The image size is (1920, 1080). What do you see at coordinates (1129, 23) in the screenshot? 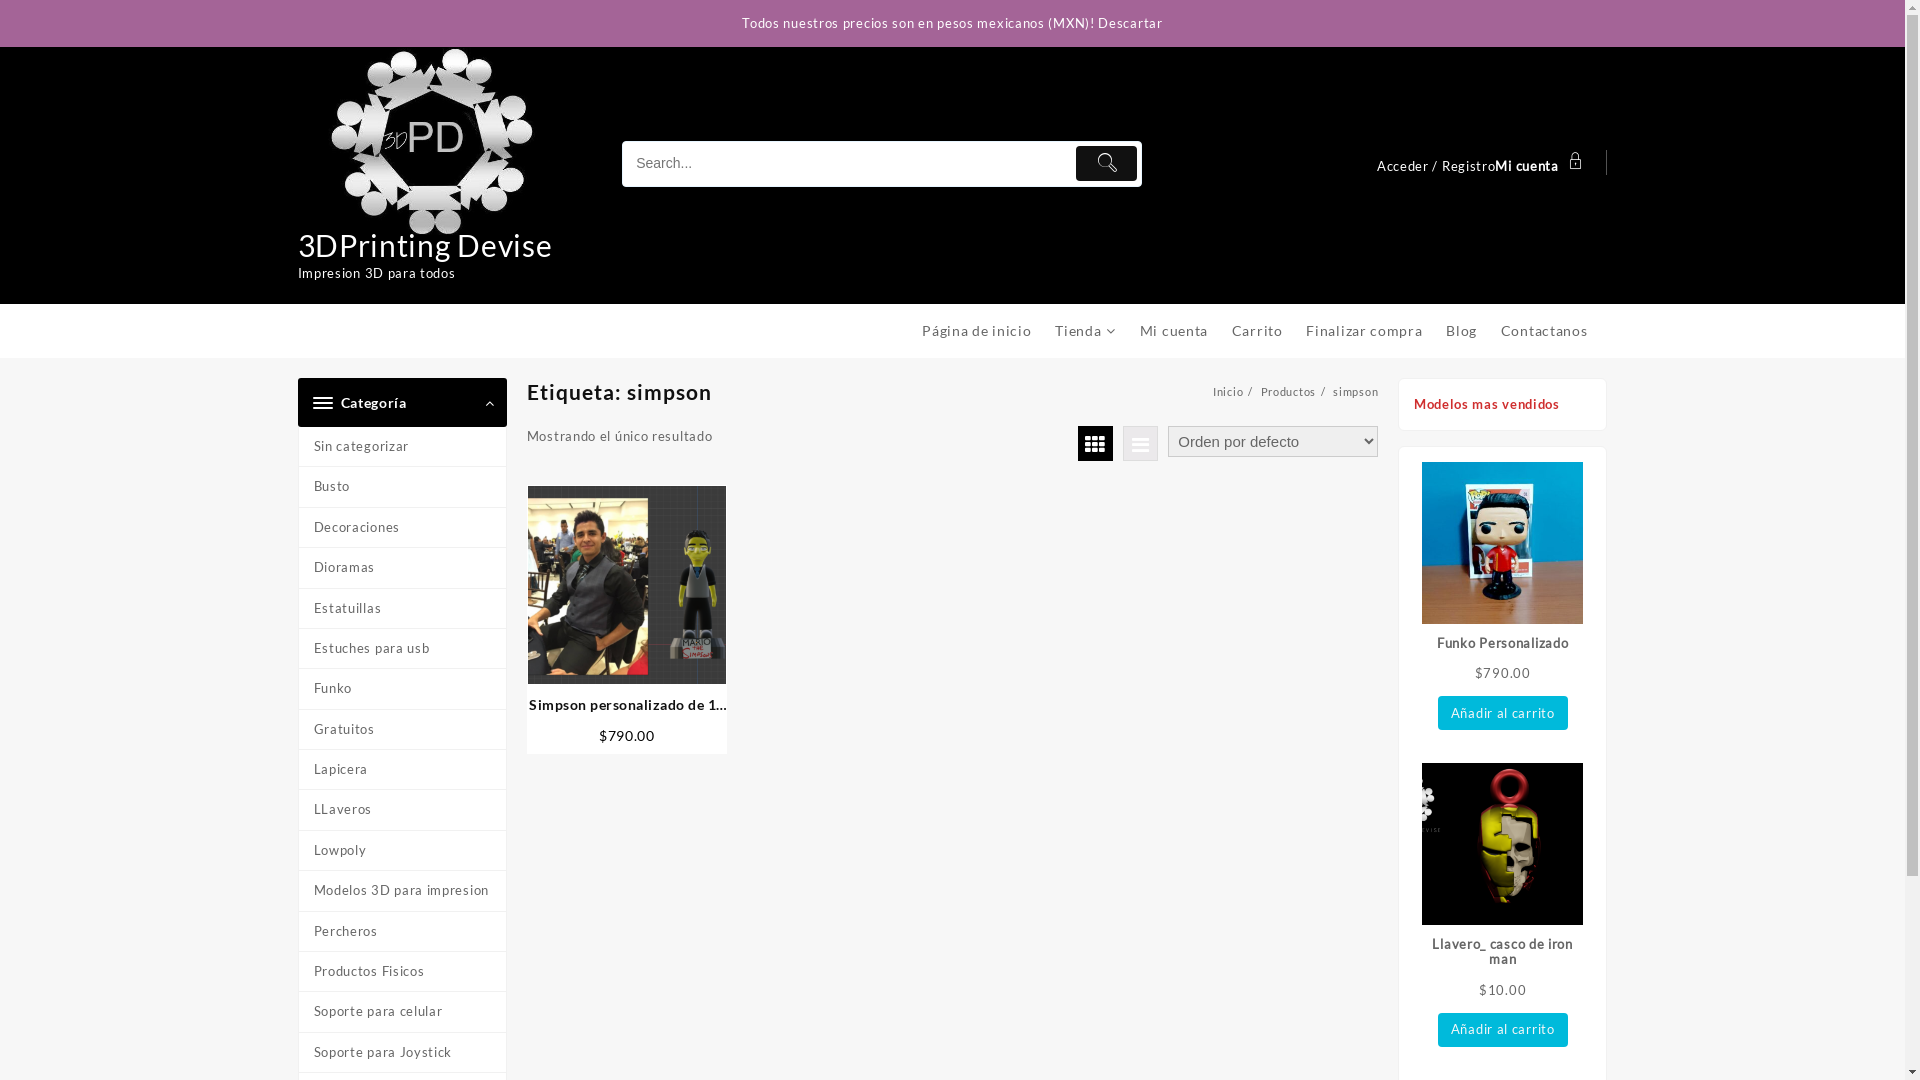
I see `'Descartar'` at bounding box center [1129, 23].